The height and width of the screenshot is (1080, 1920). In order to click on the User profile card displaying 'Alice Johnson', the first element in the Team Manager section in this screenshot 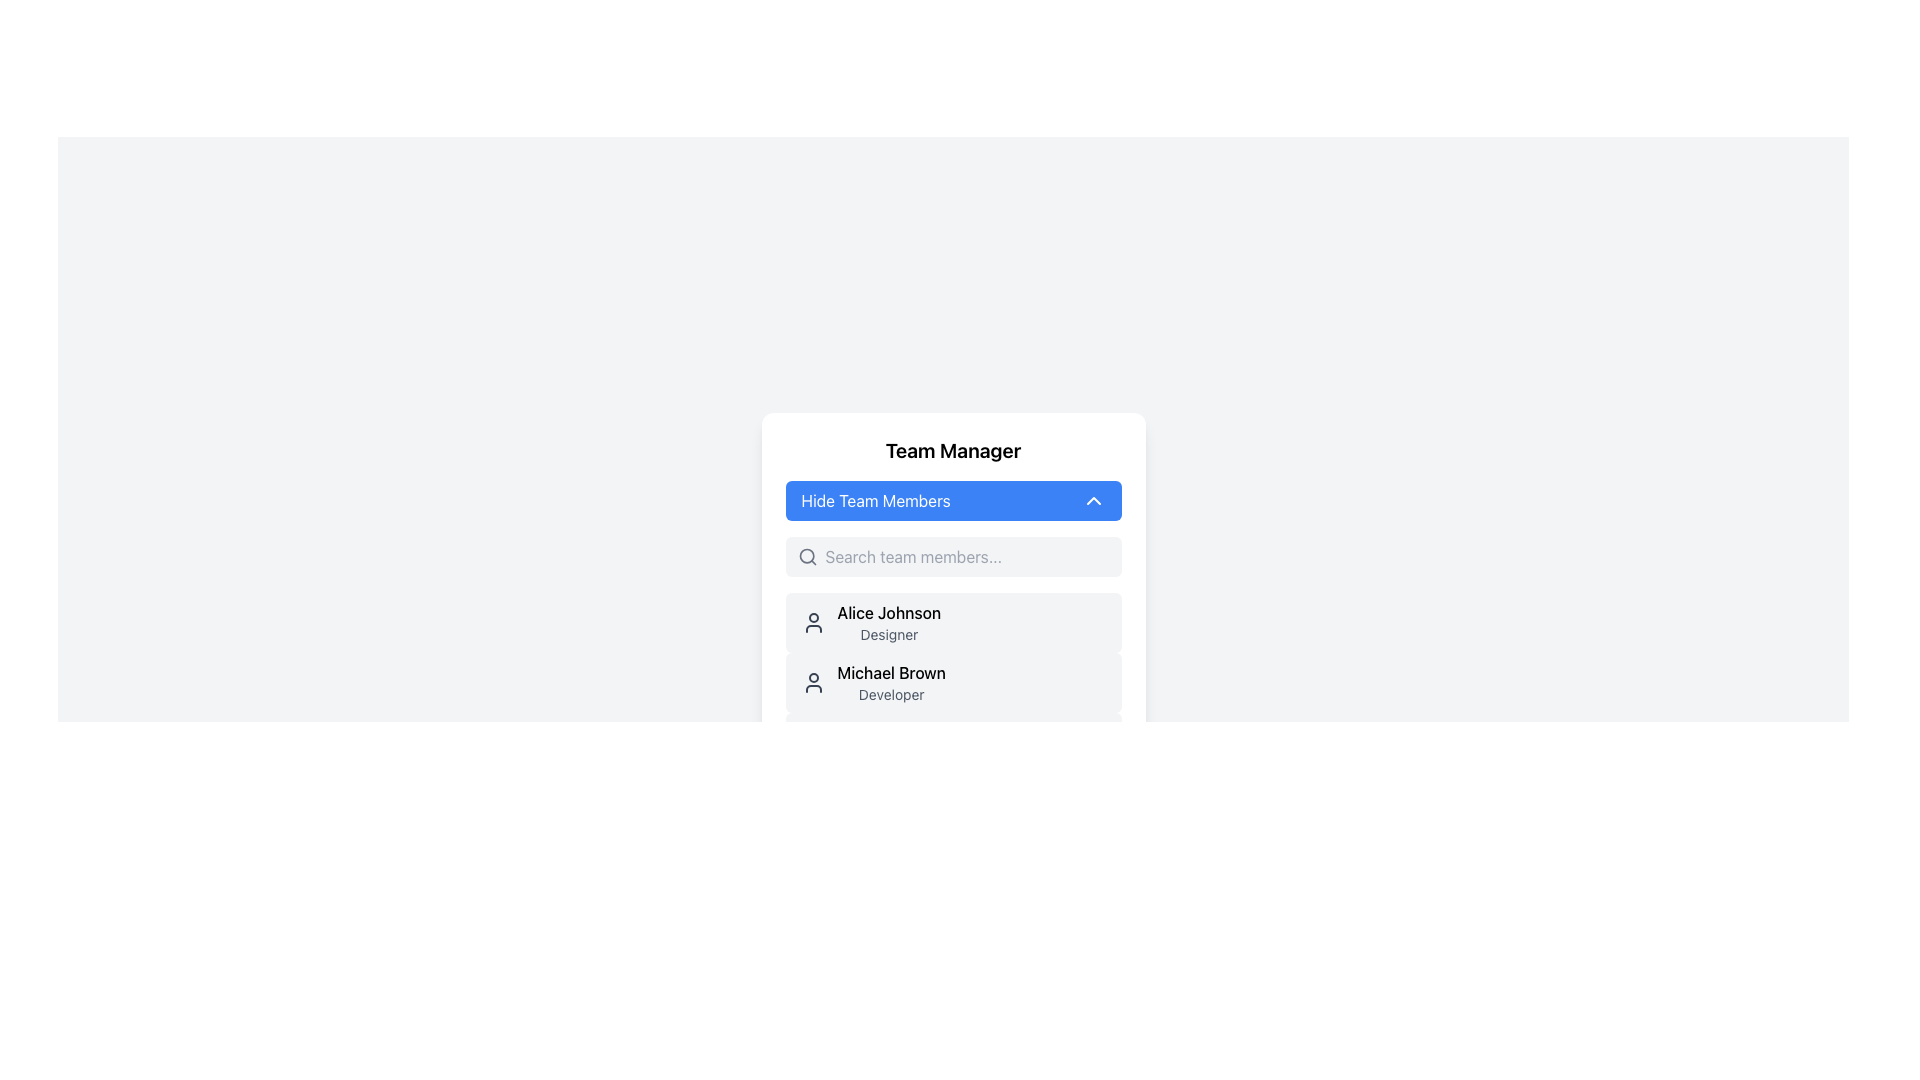, I will do `click(952, 622)`.